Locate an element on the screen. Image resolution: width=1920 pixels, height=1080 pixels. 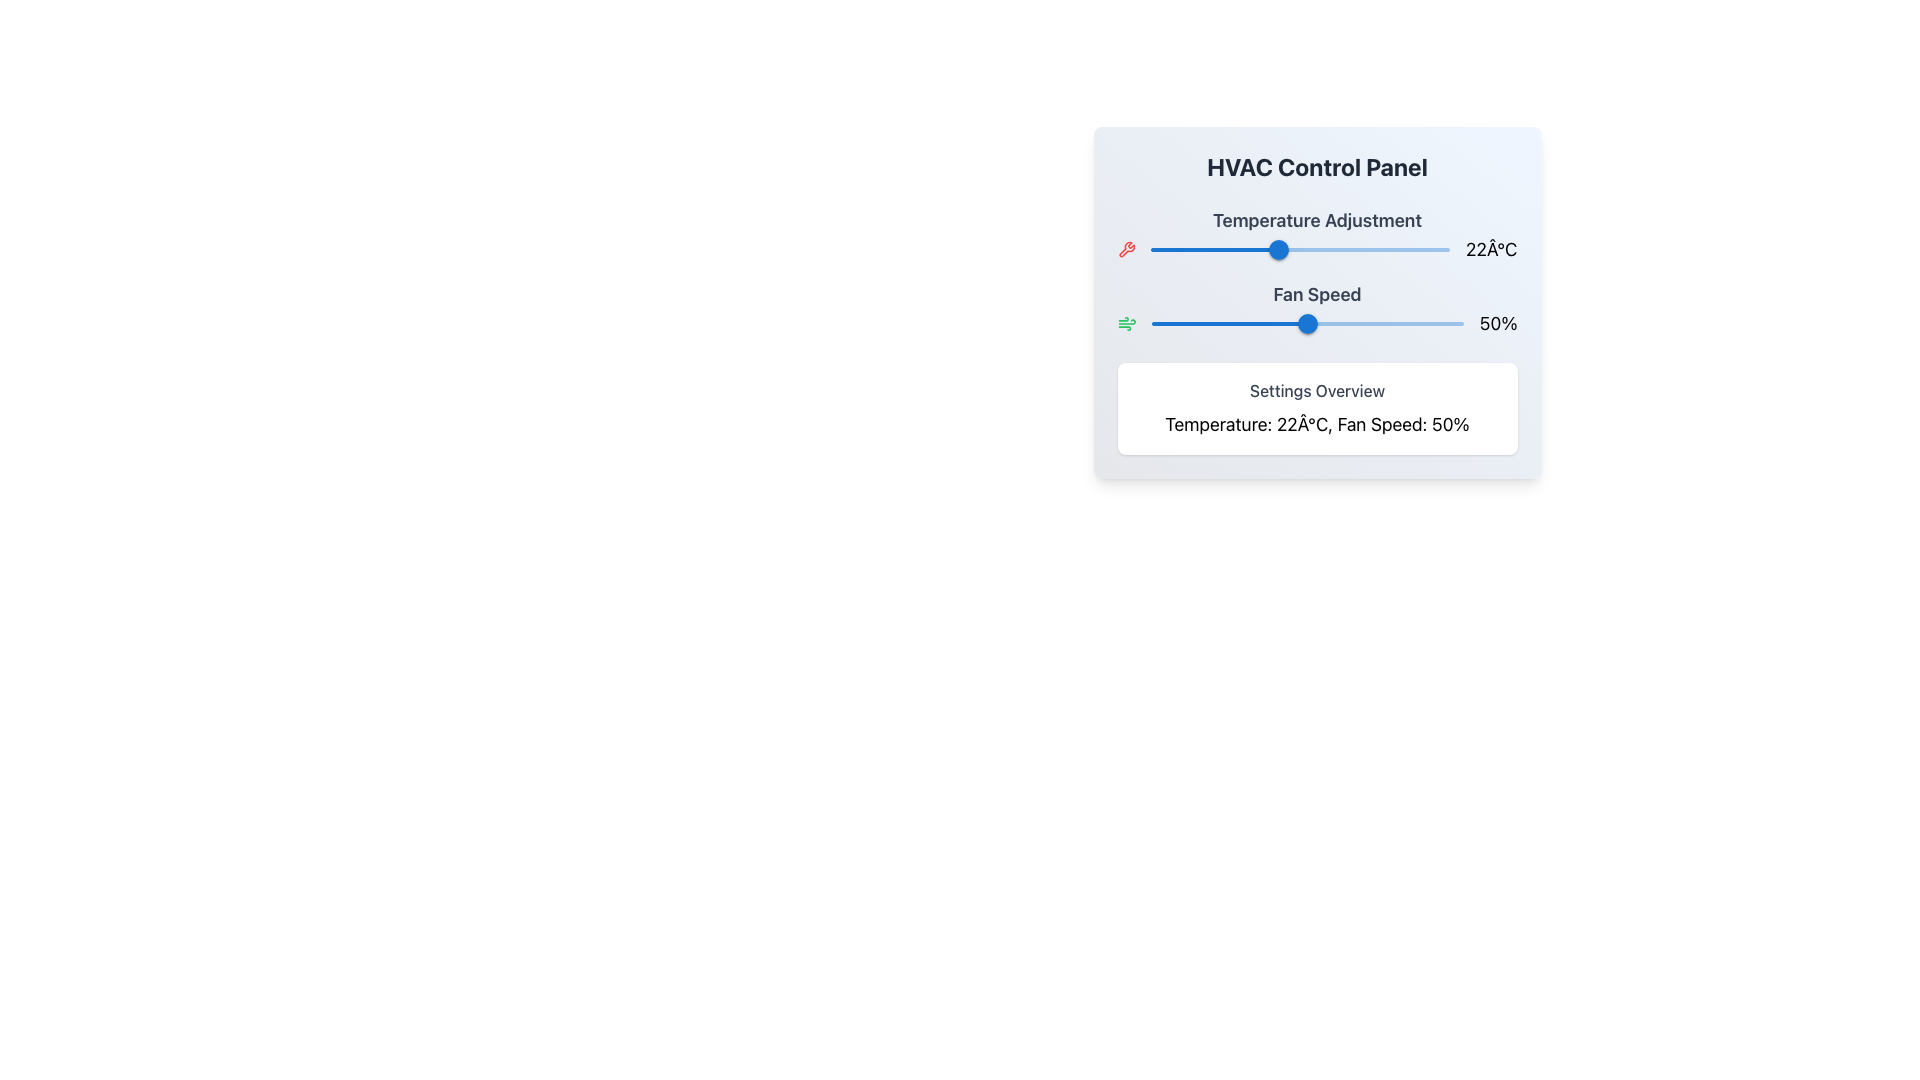
the fan speed is located at coordinates (1321, 323).